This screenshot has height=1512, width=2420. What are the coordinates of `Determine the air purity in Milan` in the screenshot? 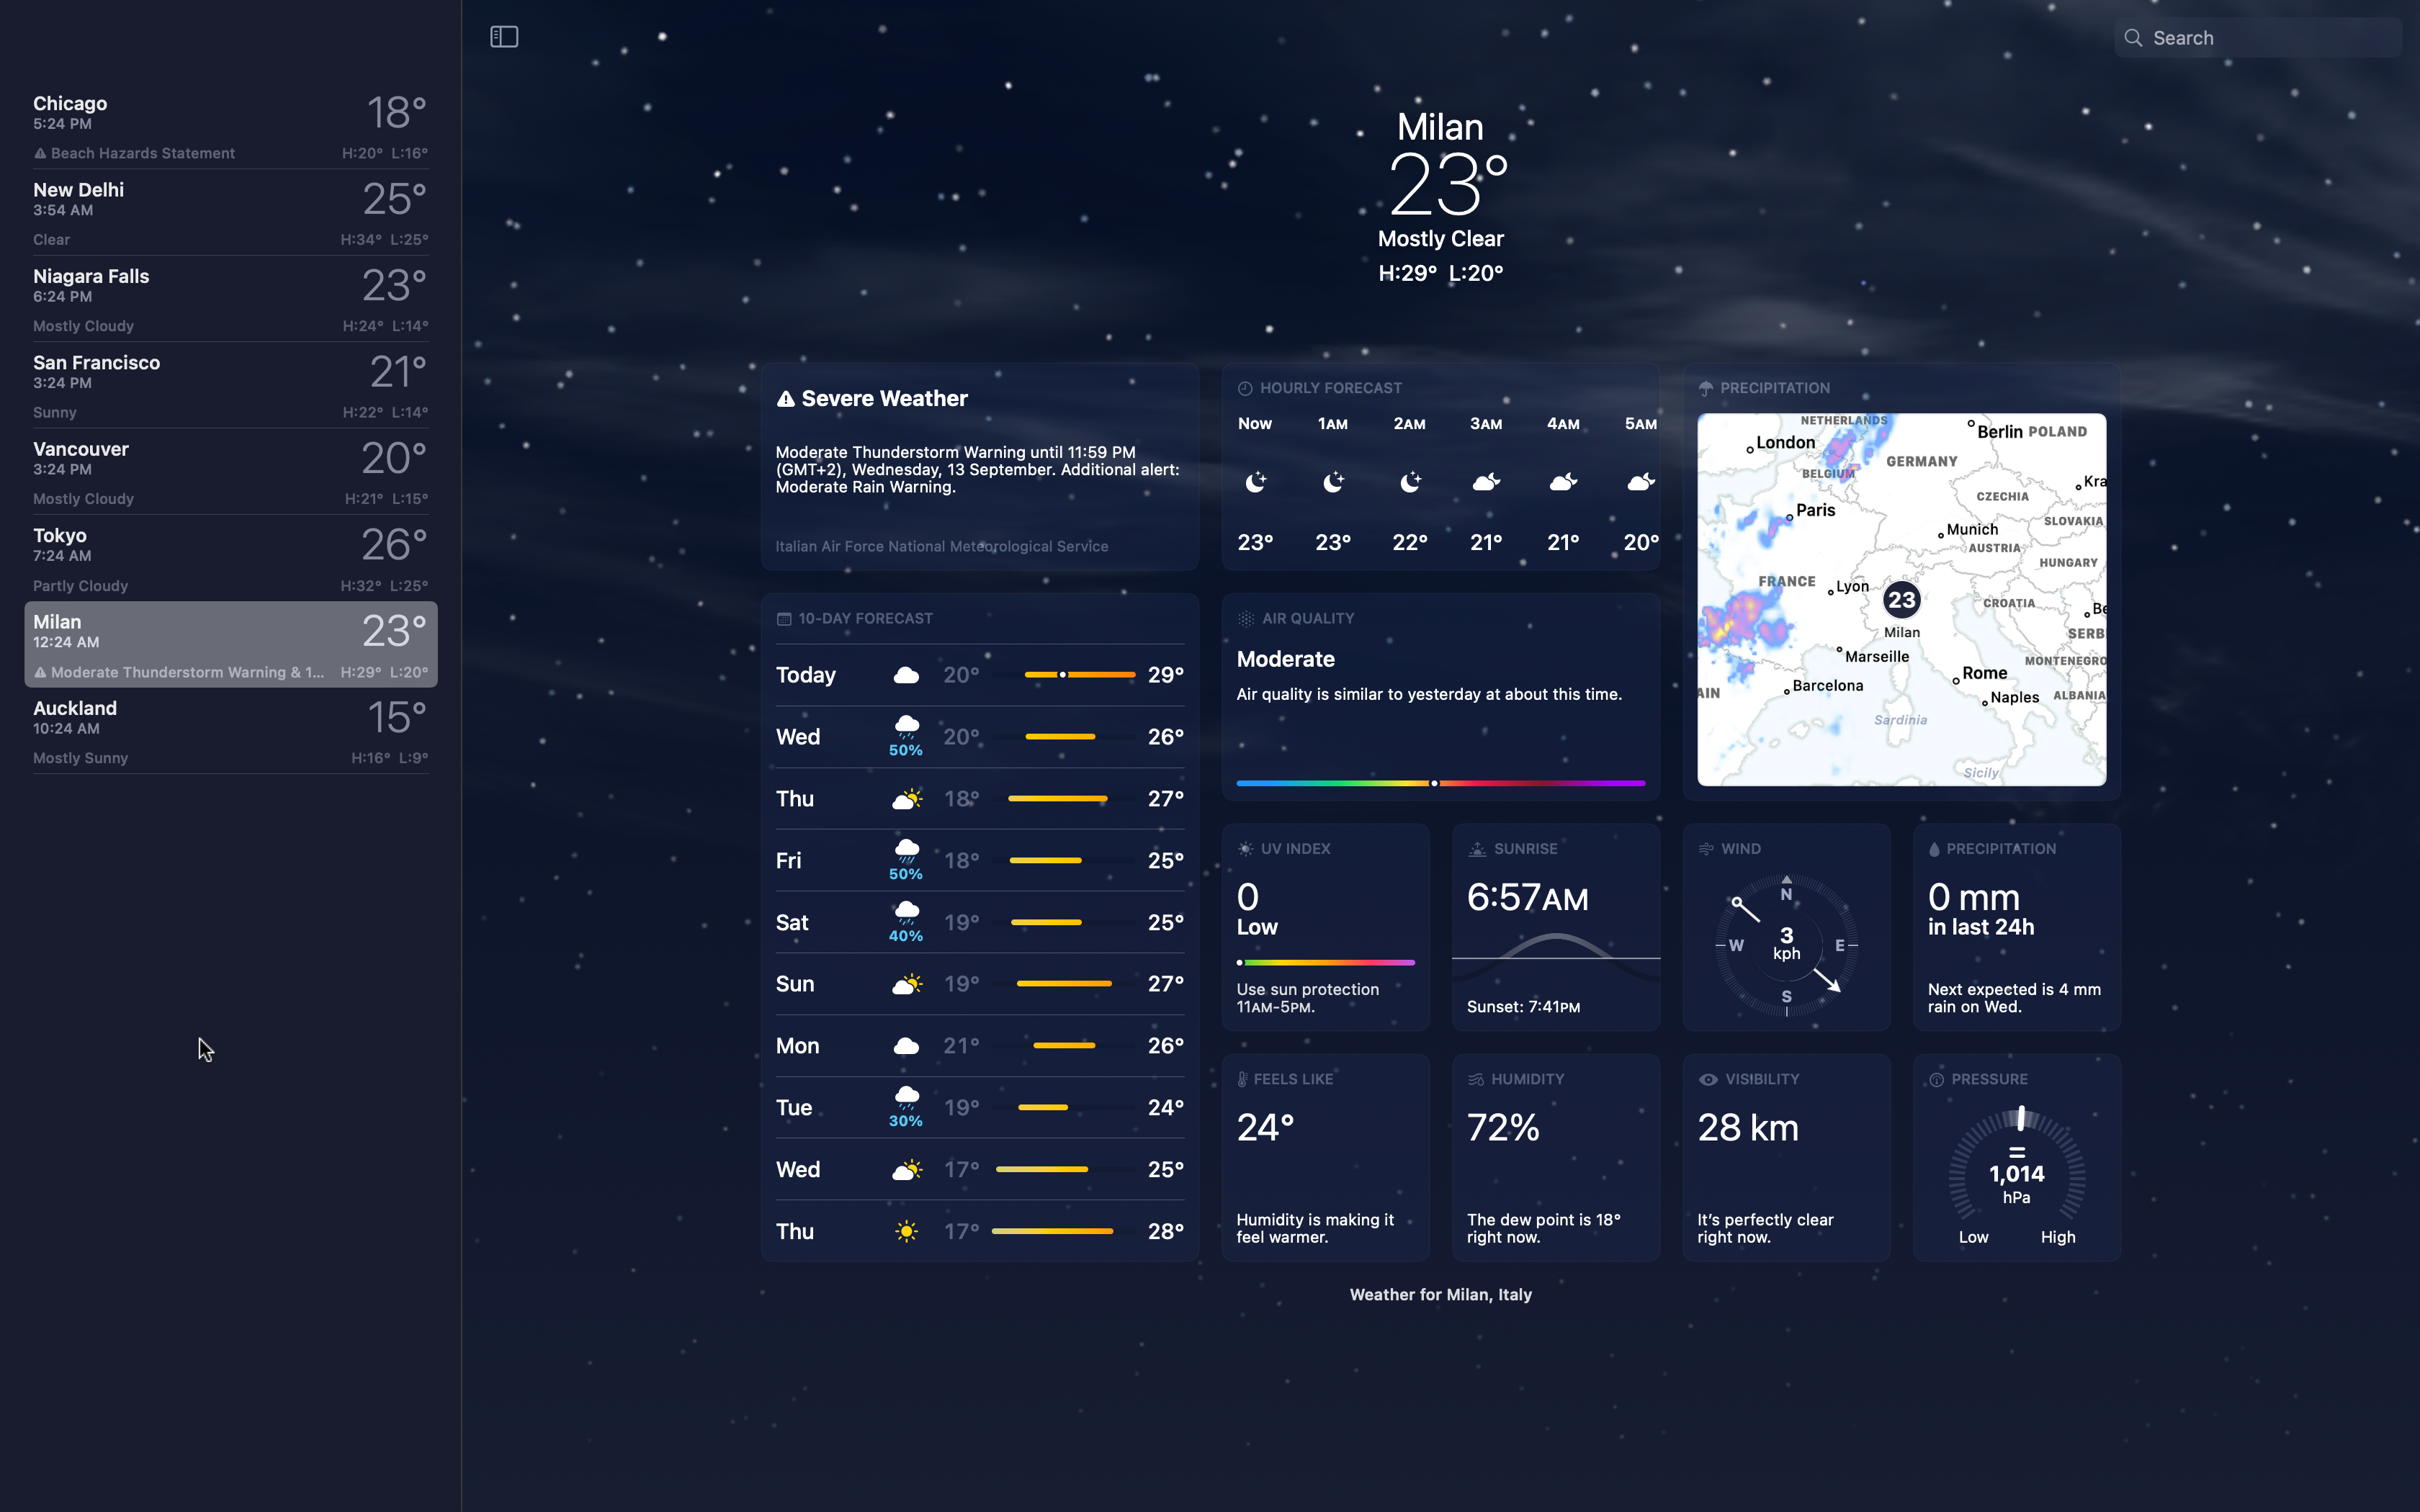 It's located at (1440, 693).